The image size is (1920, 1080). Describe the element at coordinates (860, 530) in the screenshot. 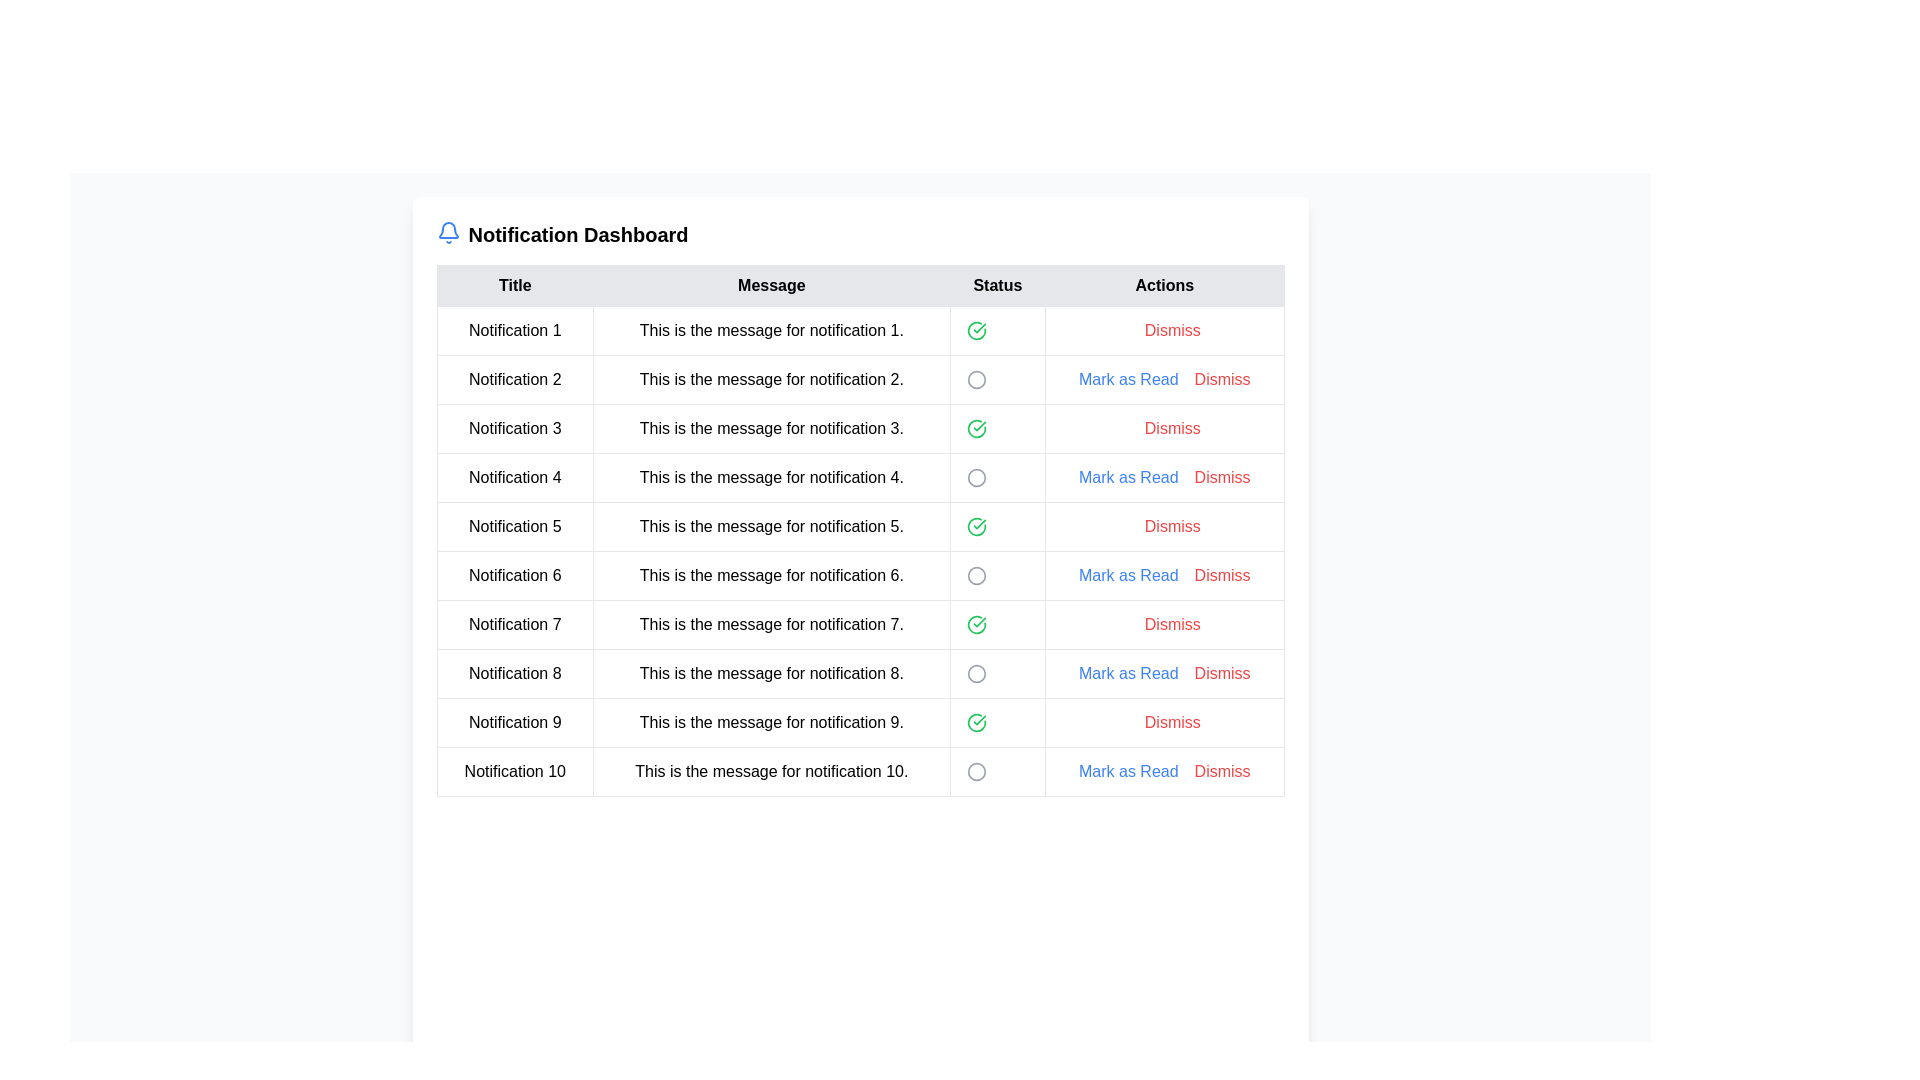

I see `the 'Mark as Read' button in the notification dashboard table to mark a notification as read` at that location.